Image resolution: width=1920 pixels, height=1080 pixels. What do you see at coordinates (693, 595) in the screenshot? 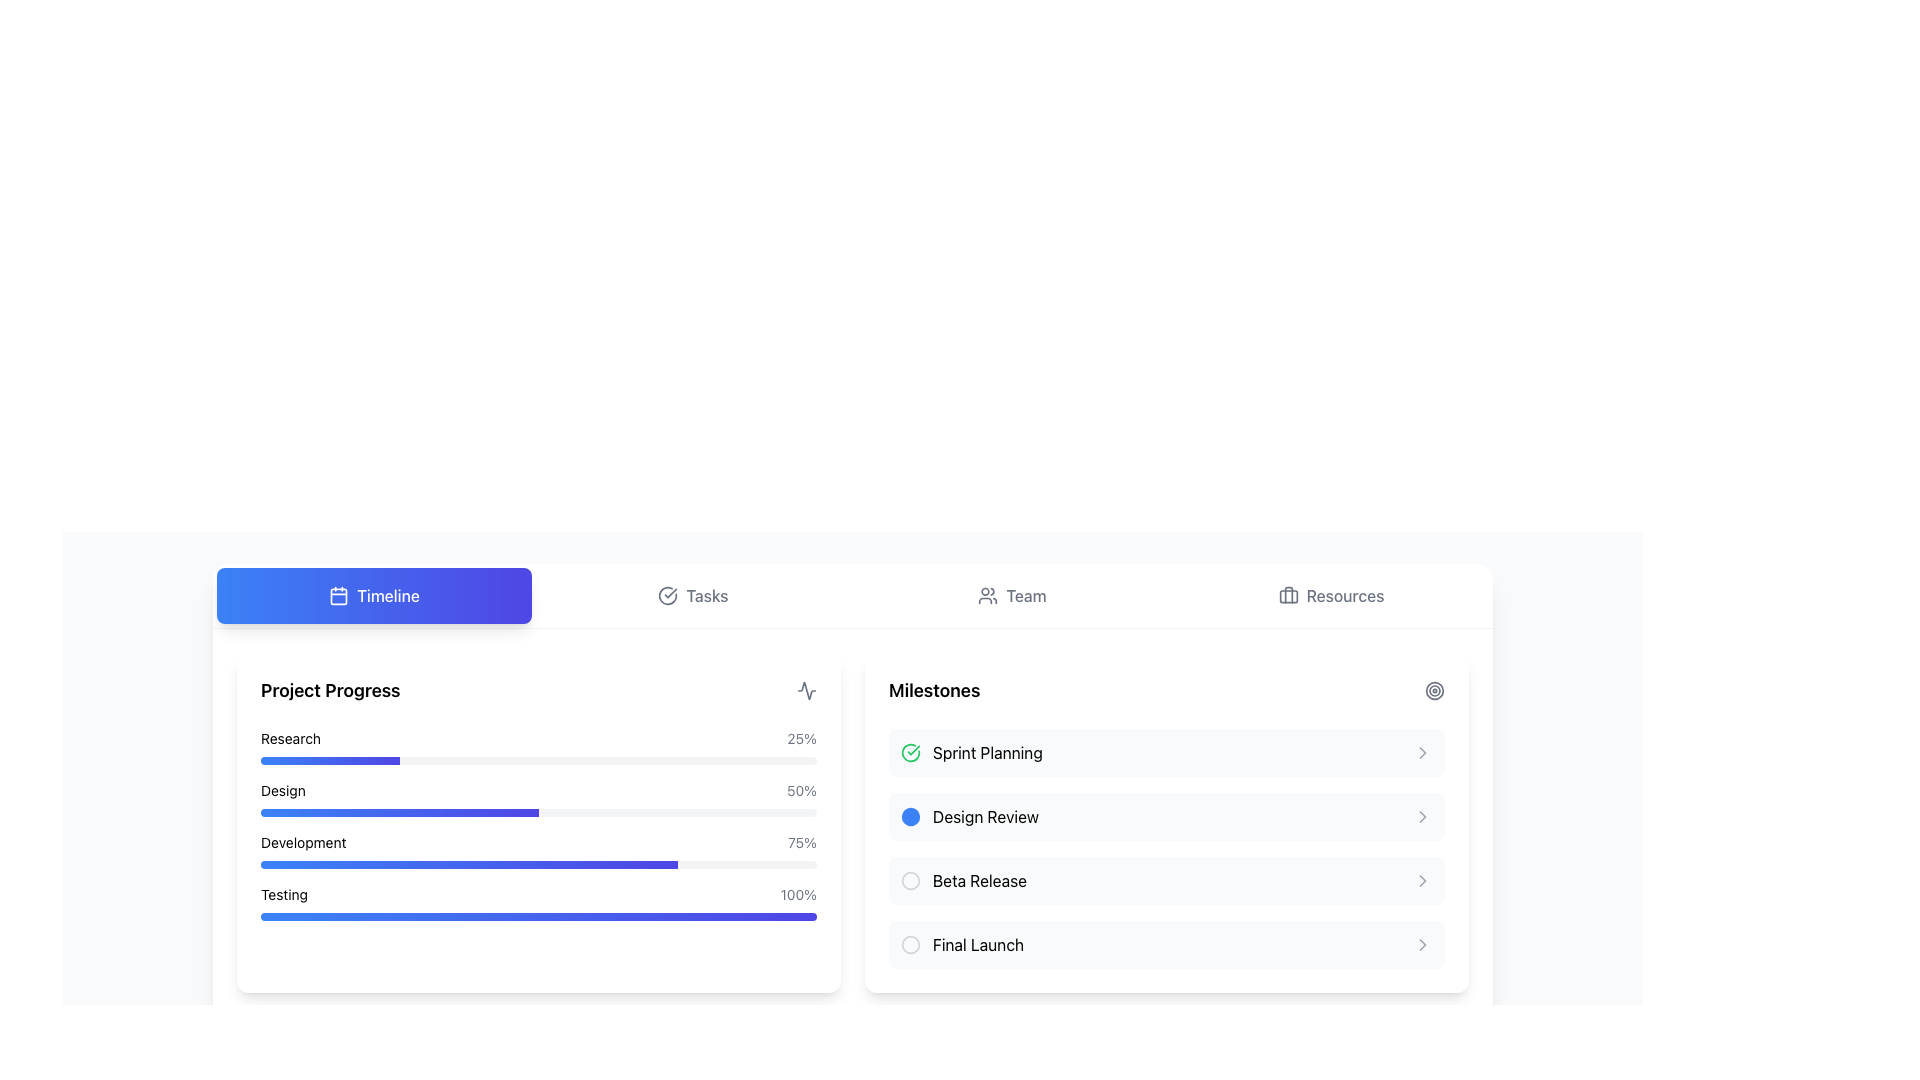
I see `the second button in the navigation bar that redirects to task management or task overview` at bounding box center [693, 595].